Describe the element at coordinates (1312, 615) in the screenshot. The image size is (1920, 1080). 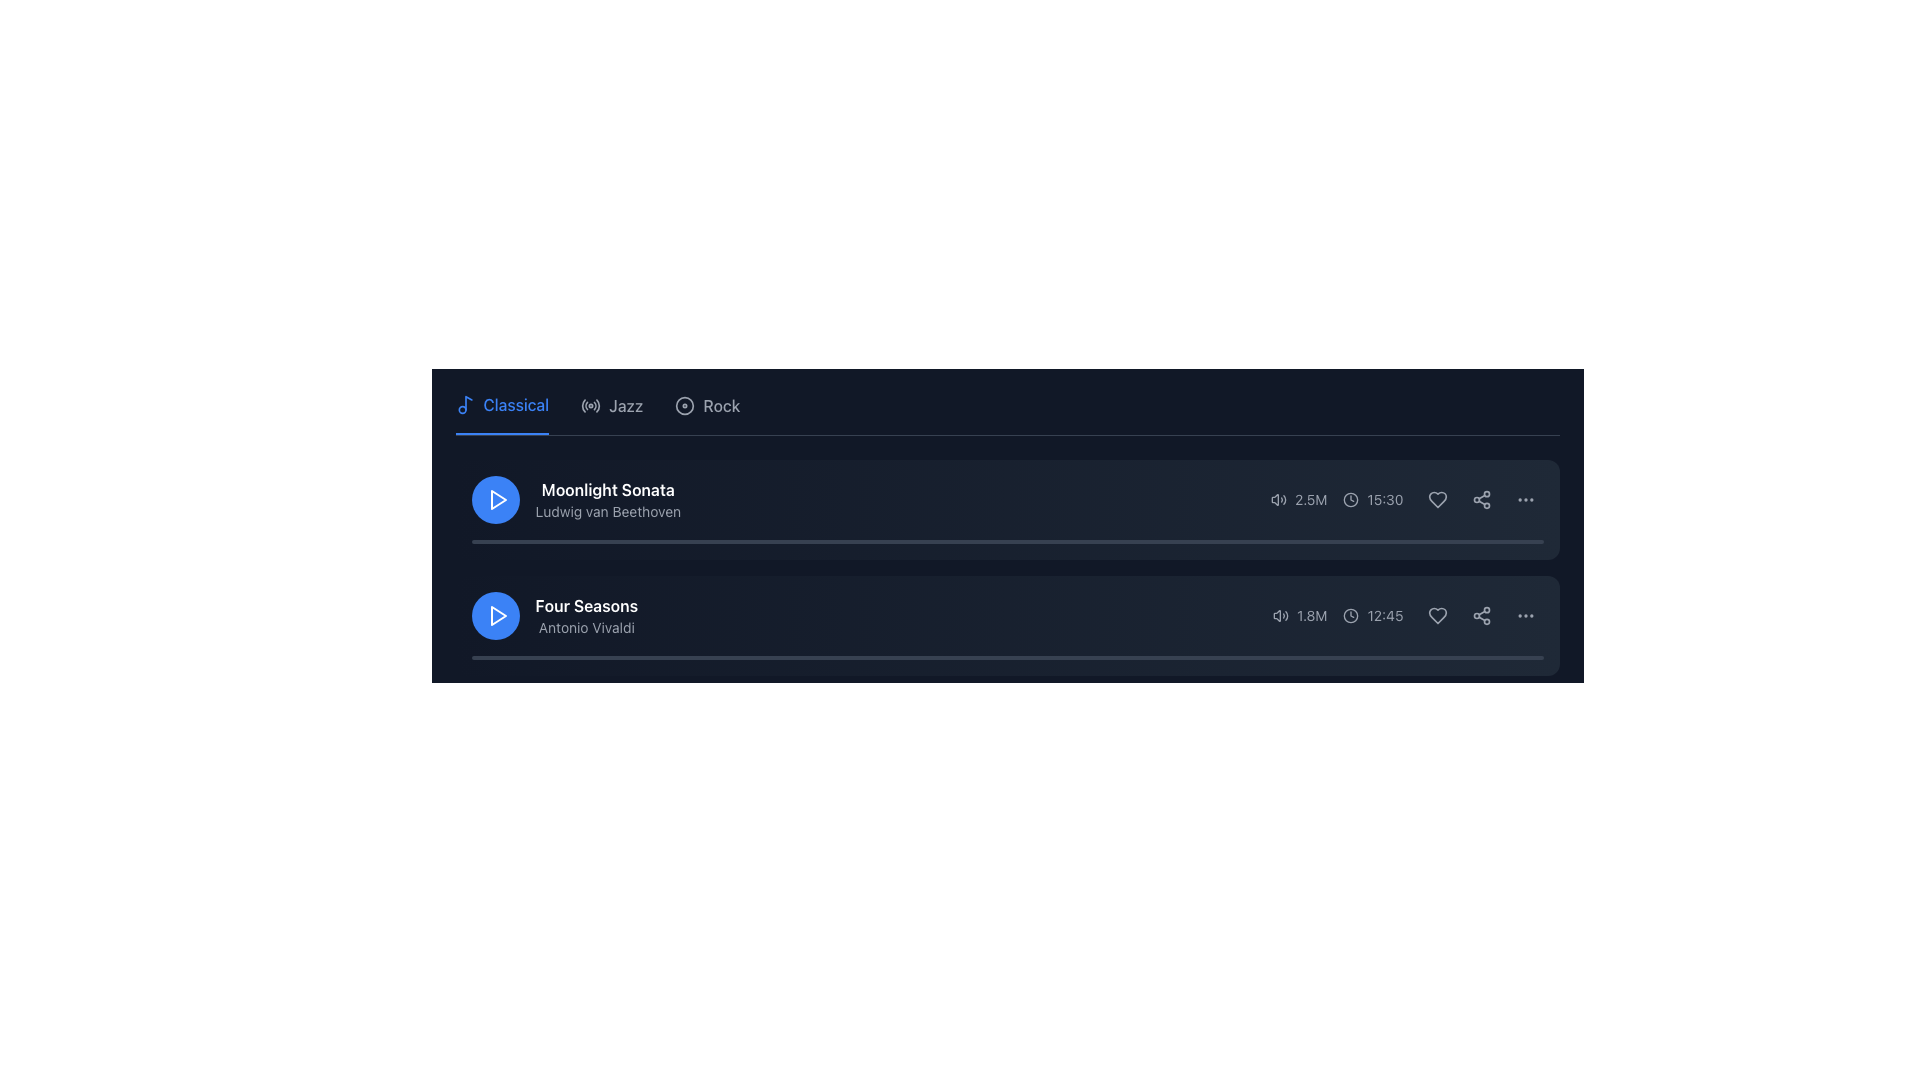
I see `the text label displaying '1.8M', which is positioned on the far-right end of the second row in the playlist interface` at that location.